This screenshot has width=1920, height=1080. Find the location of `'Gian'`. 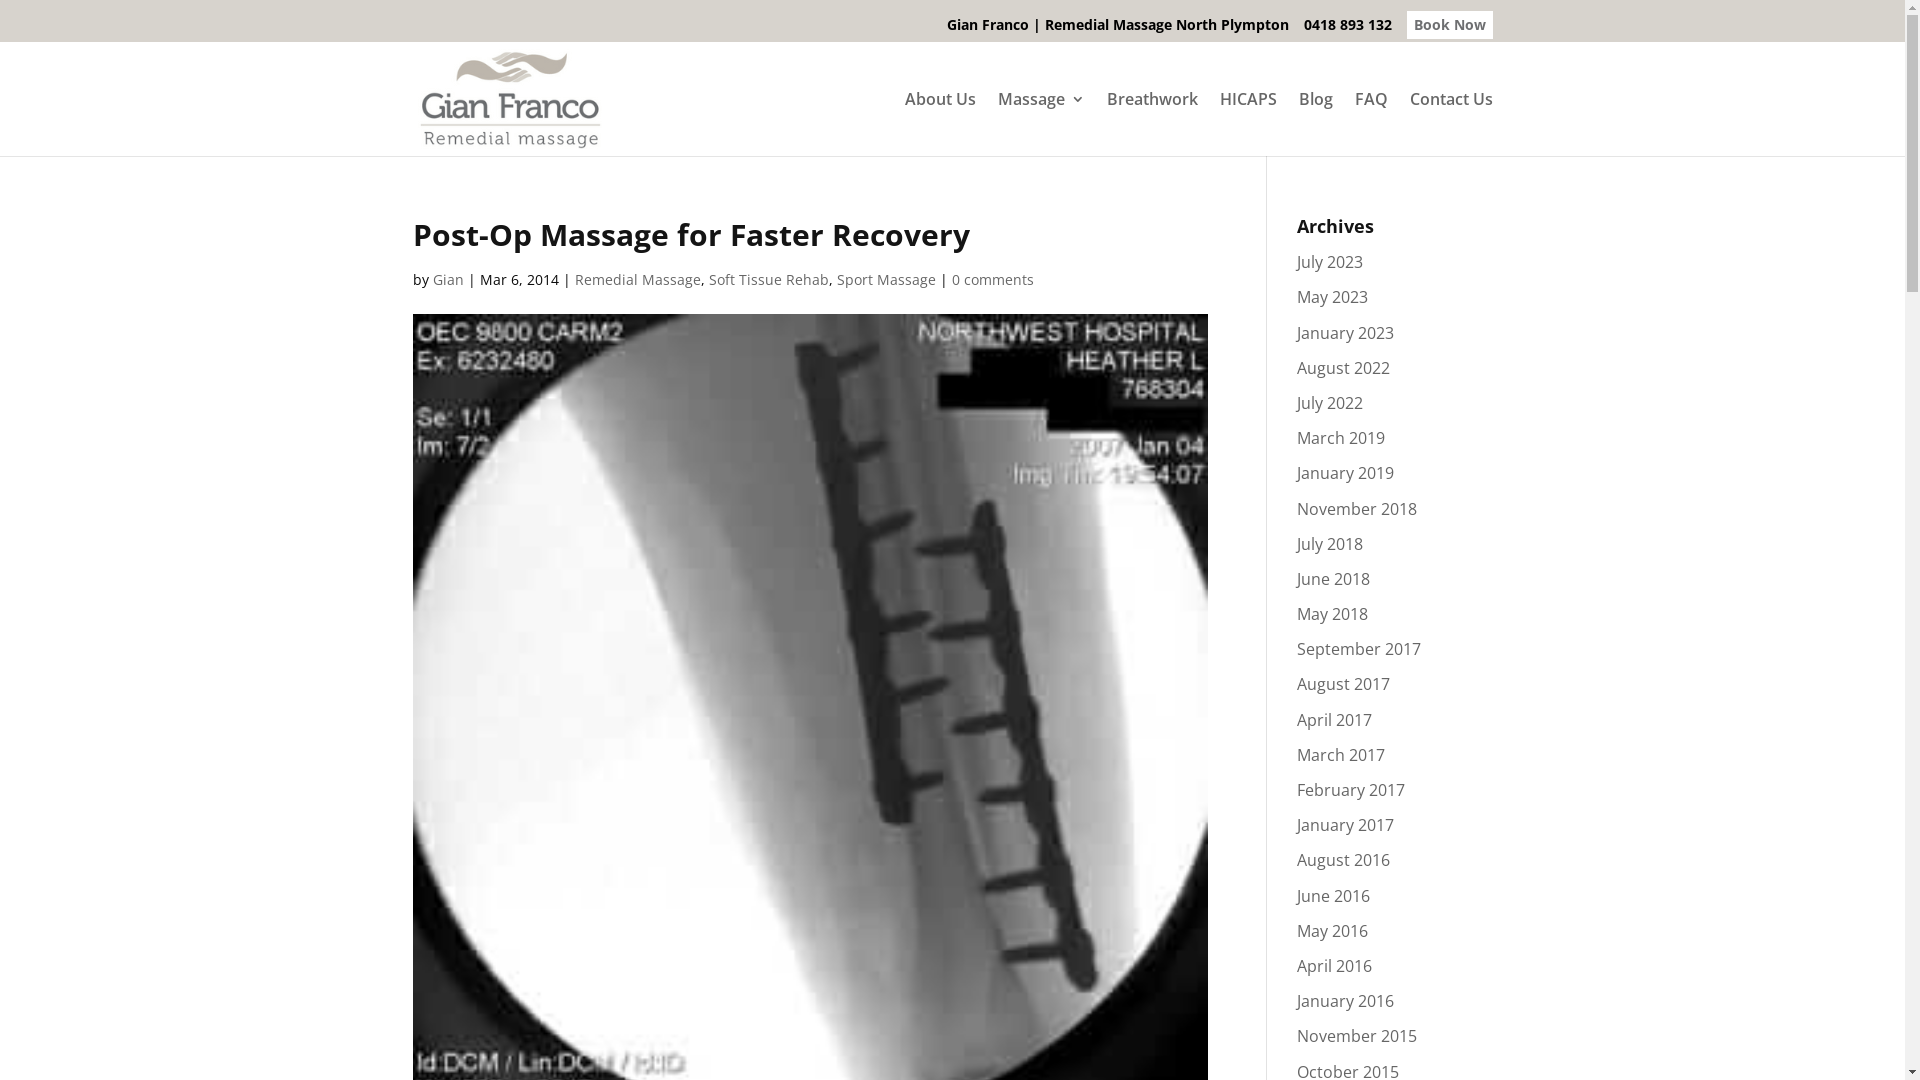

'Gian' is located at coordinates (431, 279).